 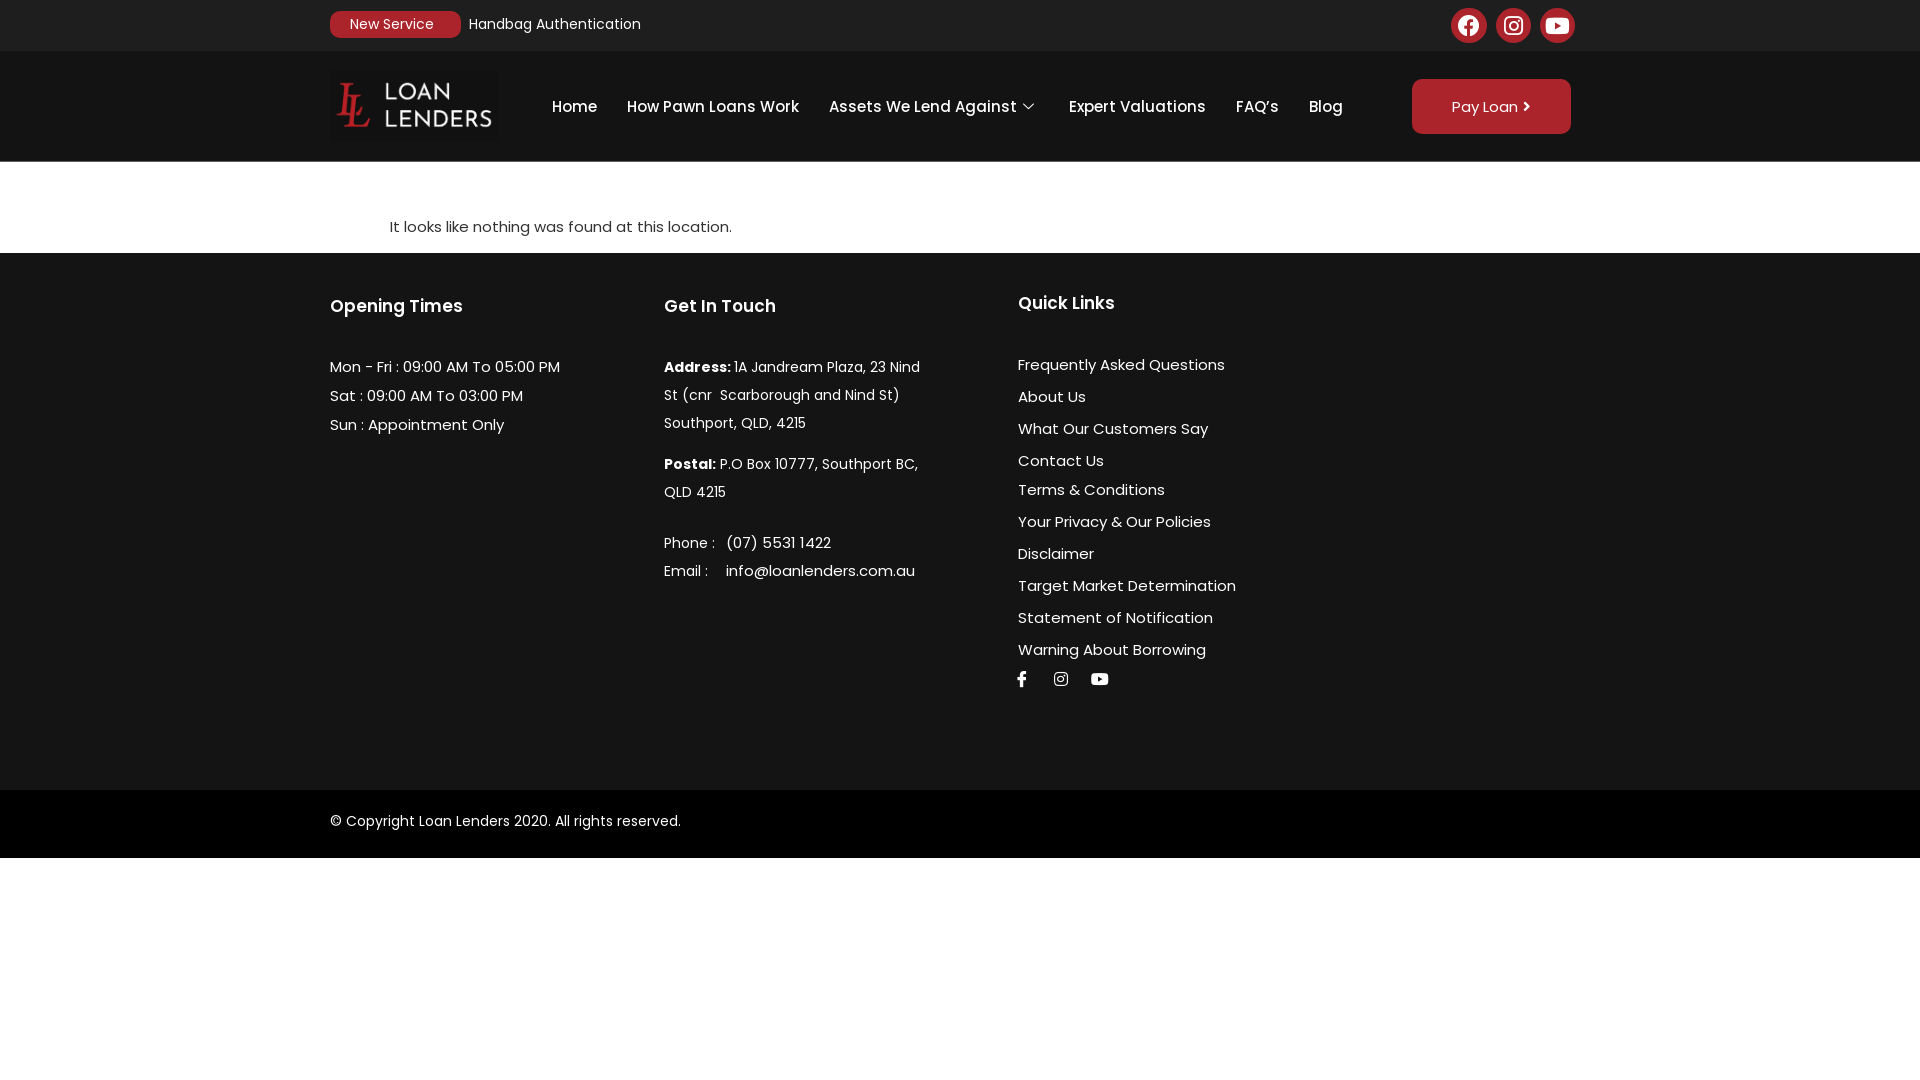 What do you see at coordinates (1141, 460) in the screenshot?
I see `'Contact Us'` at bounding box center [1141, 460].